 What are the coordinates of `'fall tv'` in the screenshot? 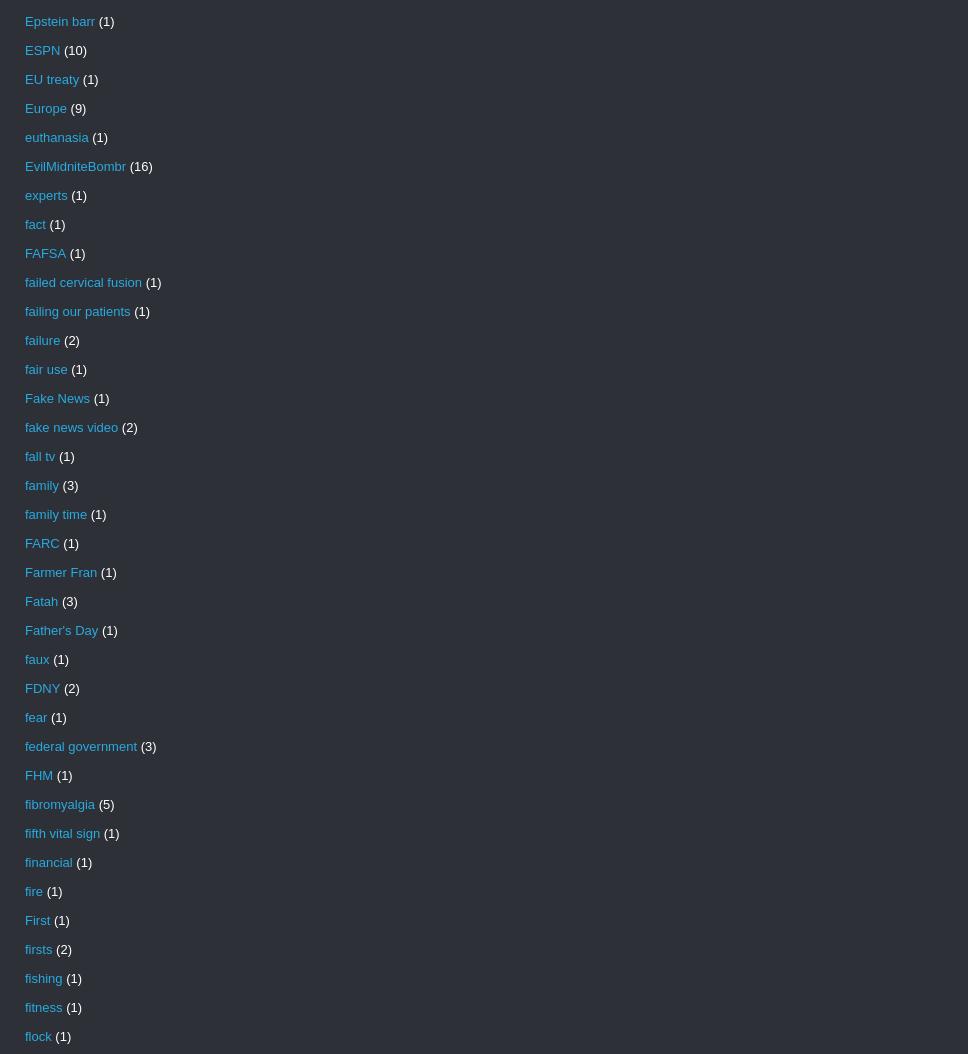 It's located at (39, 456).